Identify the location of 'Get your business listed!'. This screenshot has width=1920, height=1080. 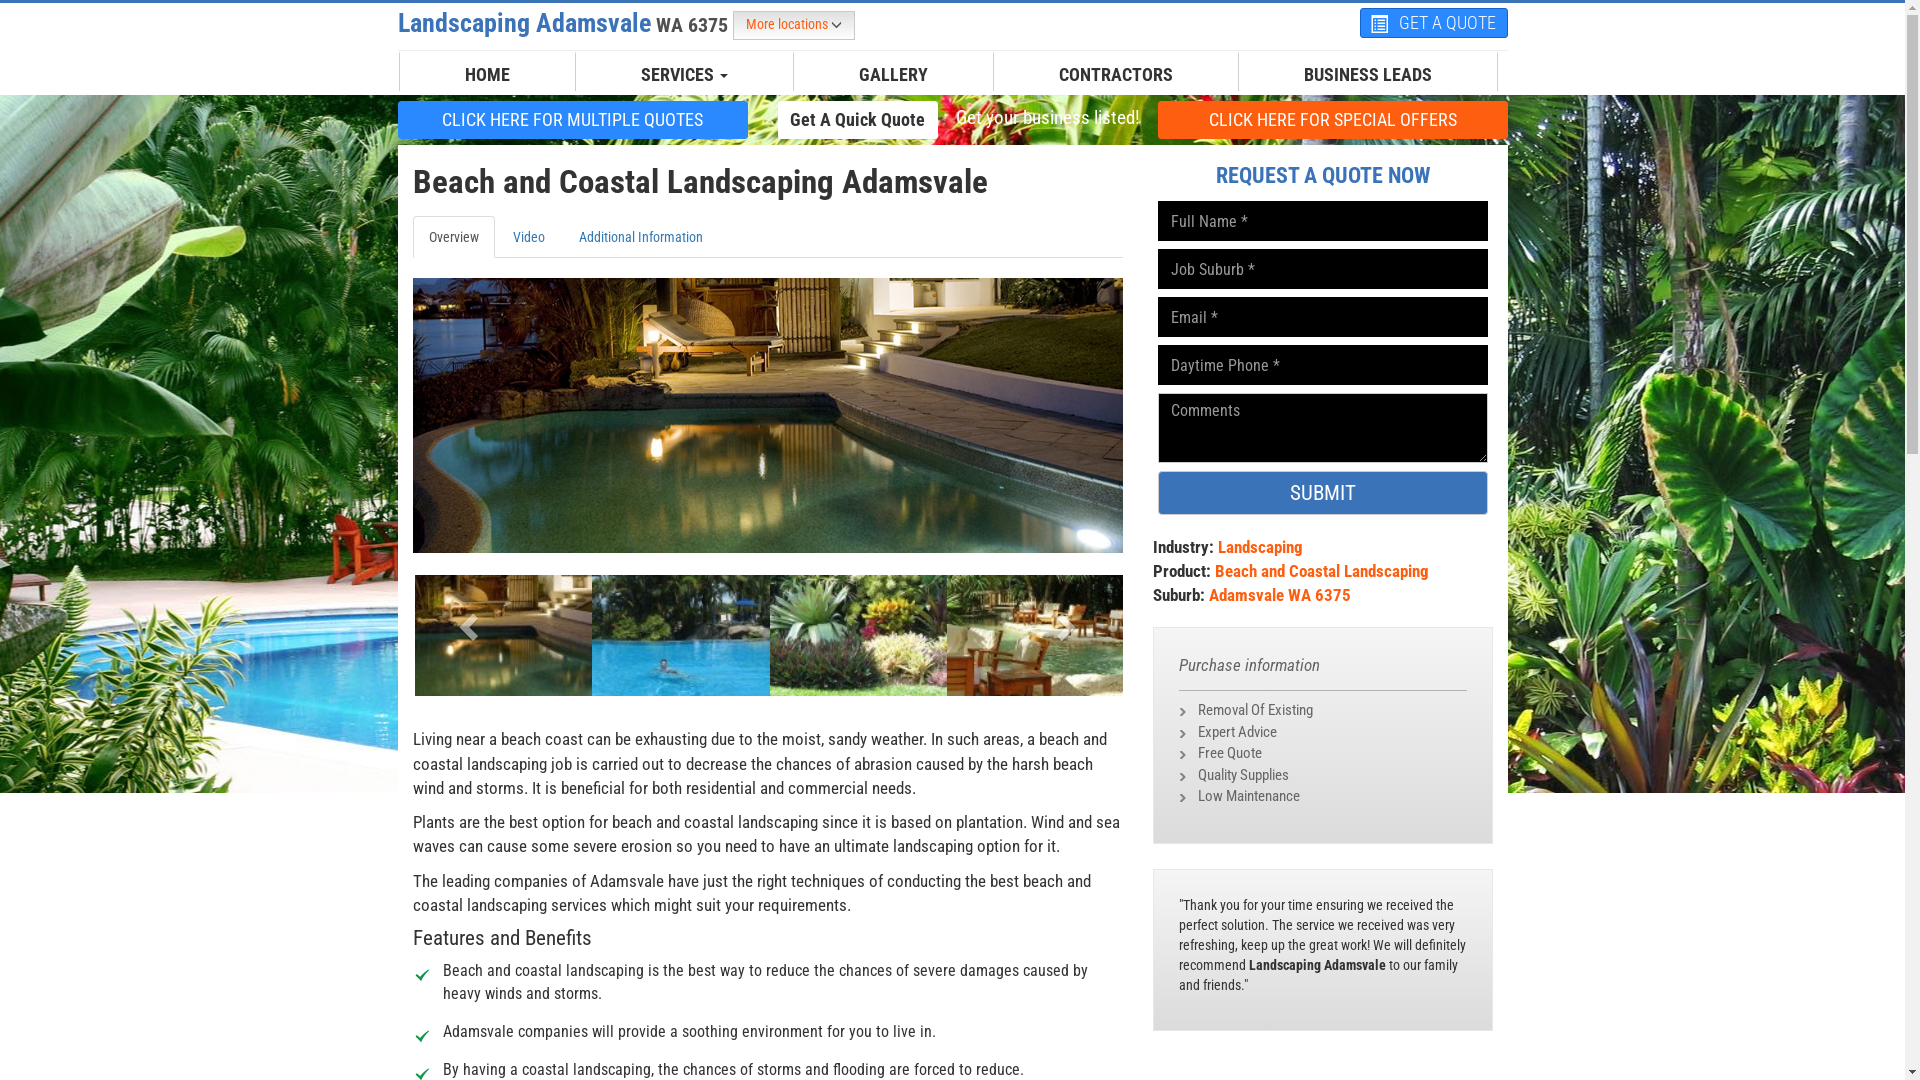
(1045, 118).